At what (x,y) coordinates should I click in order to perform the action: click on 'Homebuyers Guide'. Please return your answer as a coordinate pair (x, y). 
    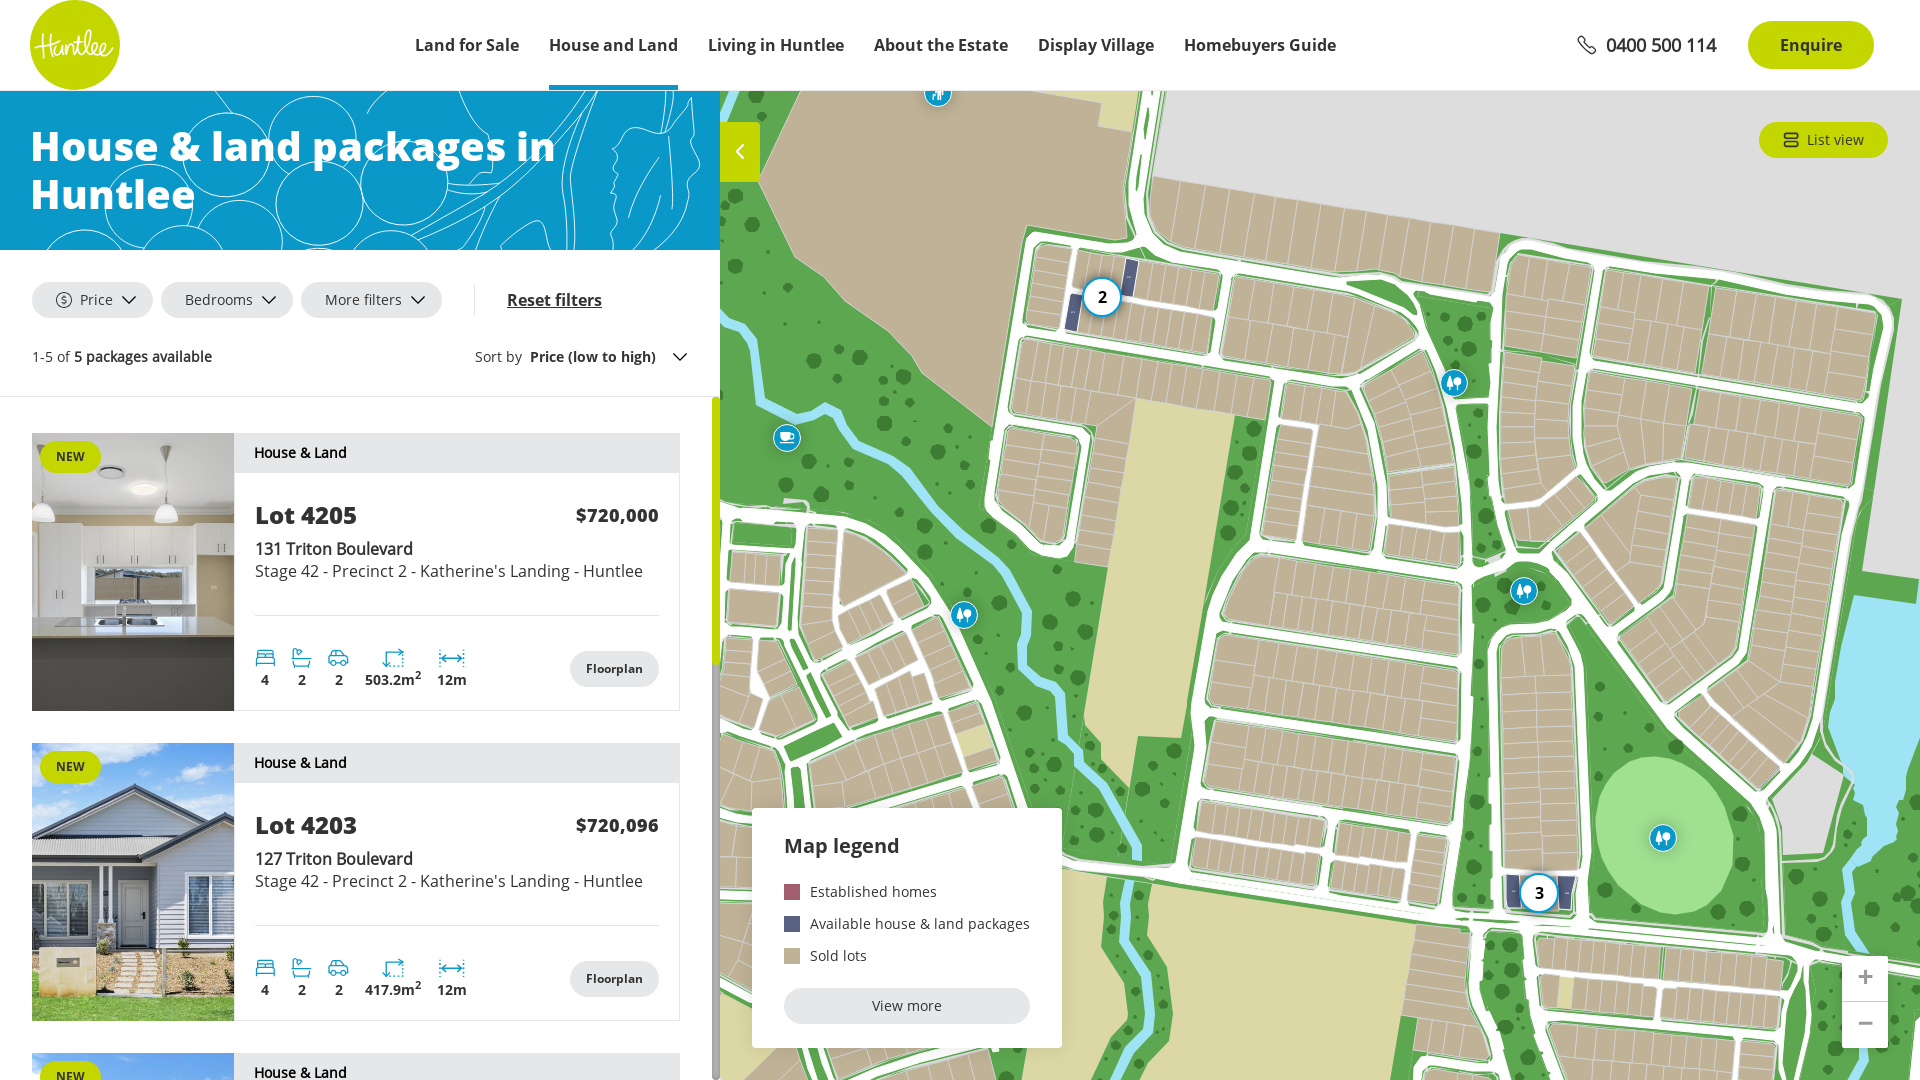
    Looking at the image, I should click on (1258, 45).